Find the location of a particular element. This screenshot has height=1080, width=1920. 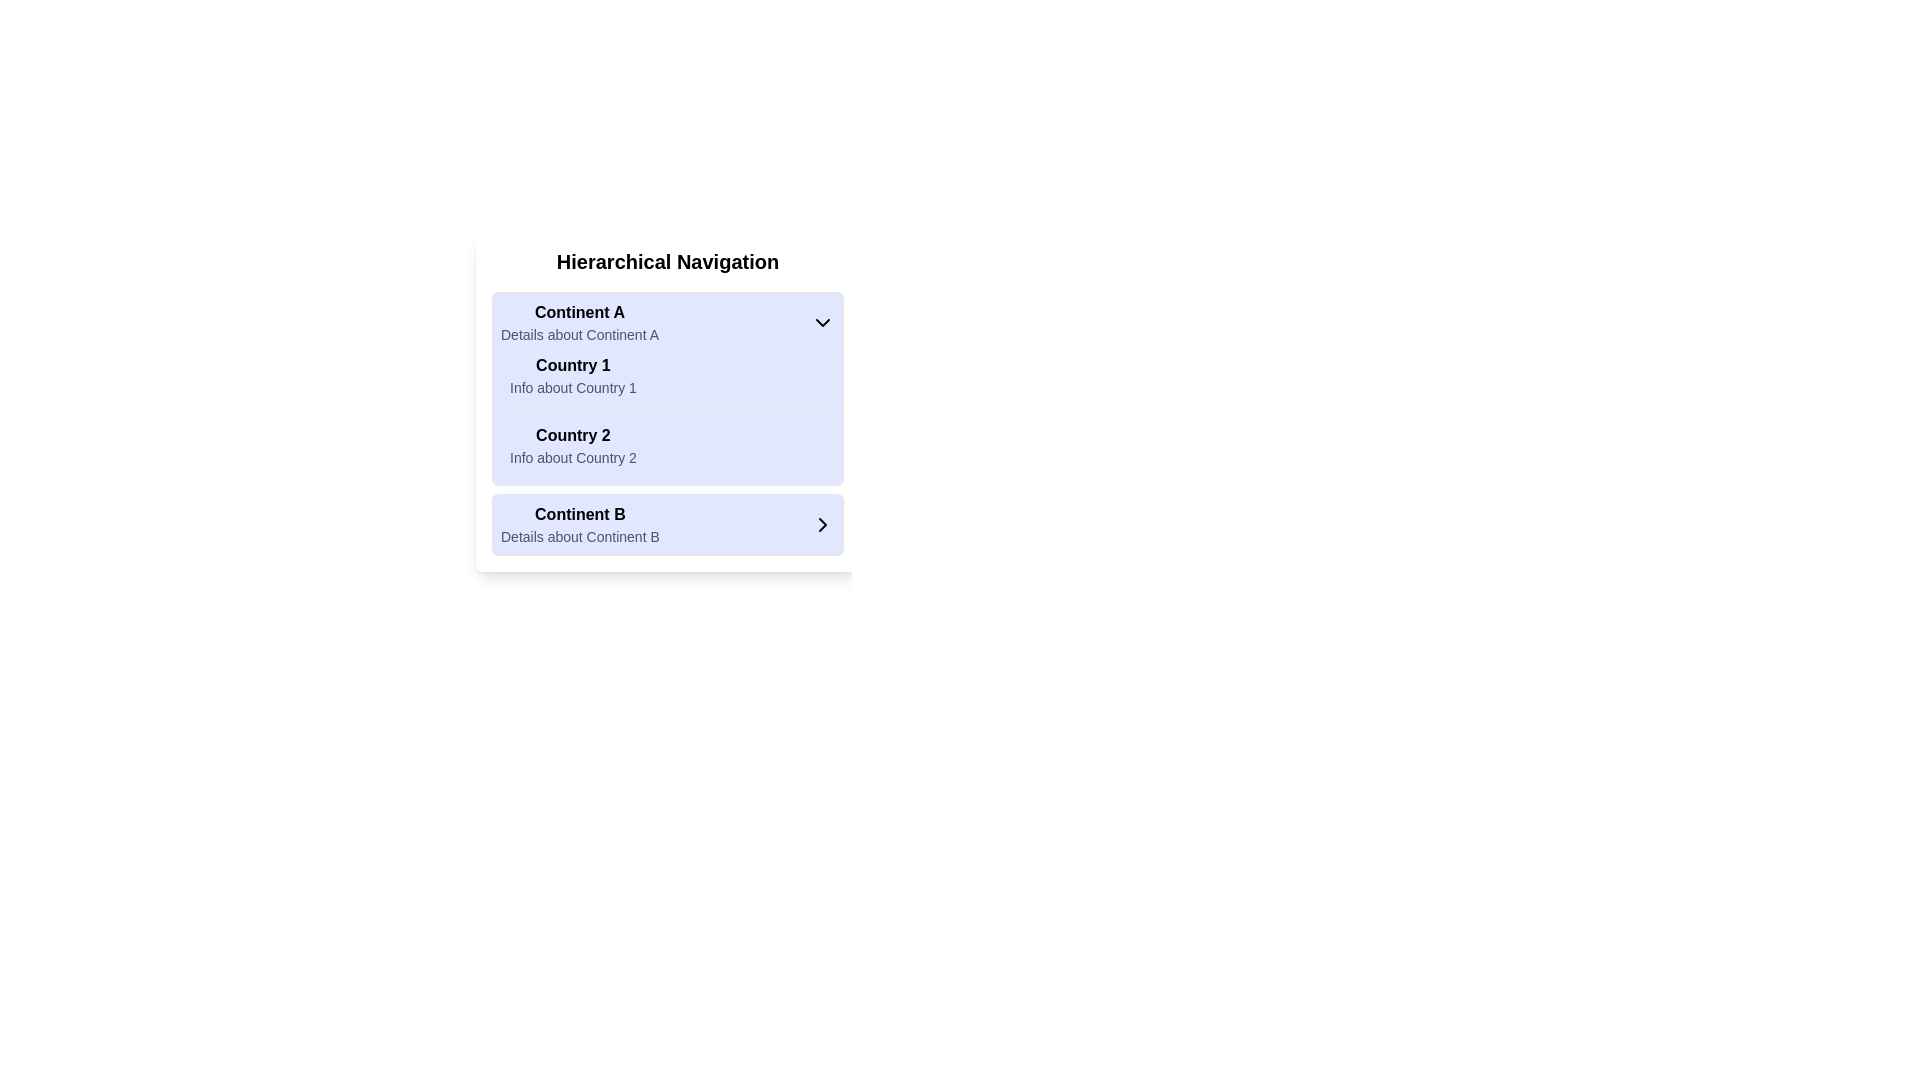

the right-facing arrow icon (Chevron Right) styled with a minimalistic design on a light blue background is located at coordinates (822, 523).